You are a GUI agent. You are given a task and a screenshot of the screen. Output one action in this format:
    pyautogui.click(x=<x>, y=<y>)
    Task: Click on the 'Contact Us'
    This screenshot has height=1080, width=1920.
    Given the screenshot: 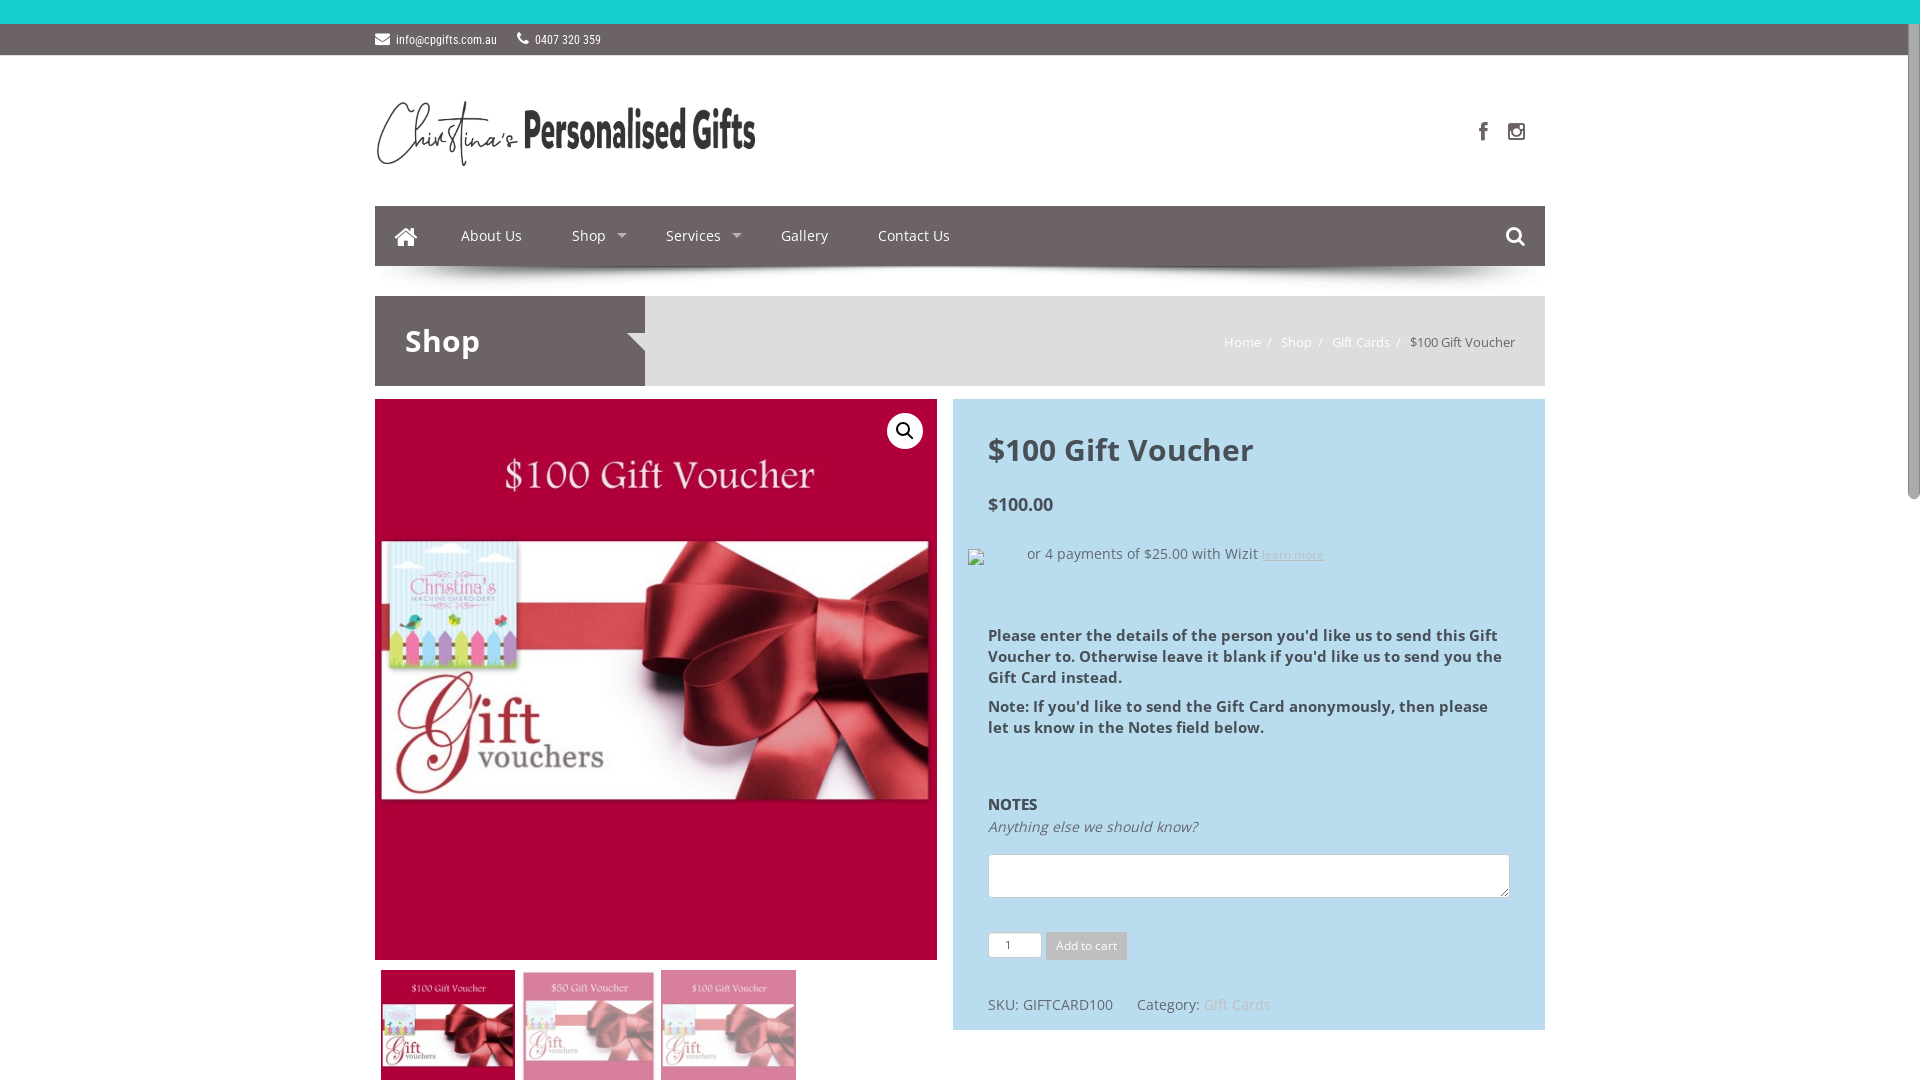 What is the action you would take?
    pyautogui.click(x=912, y=234)
    